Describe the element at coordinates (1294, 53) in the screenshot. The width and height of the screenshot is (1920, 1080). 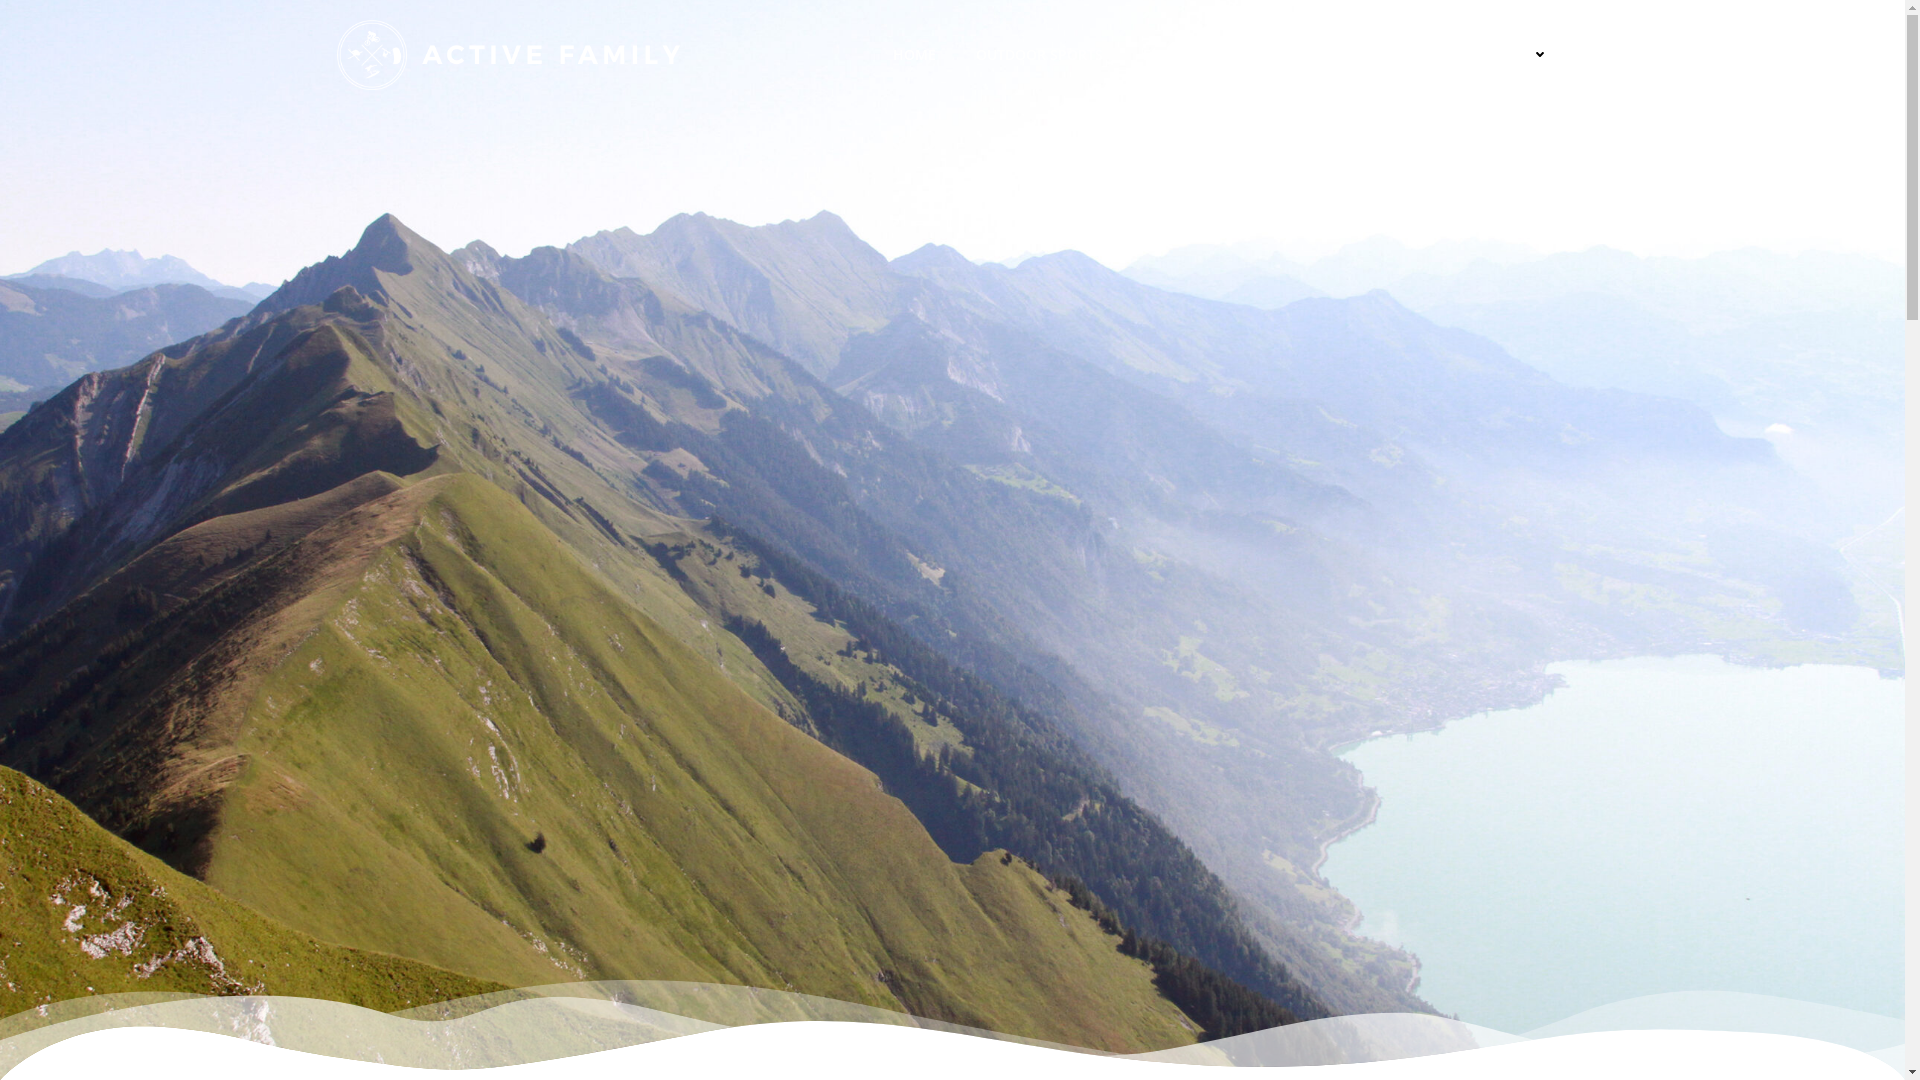
I see `'PLACES'` at that location.